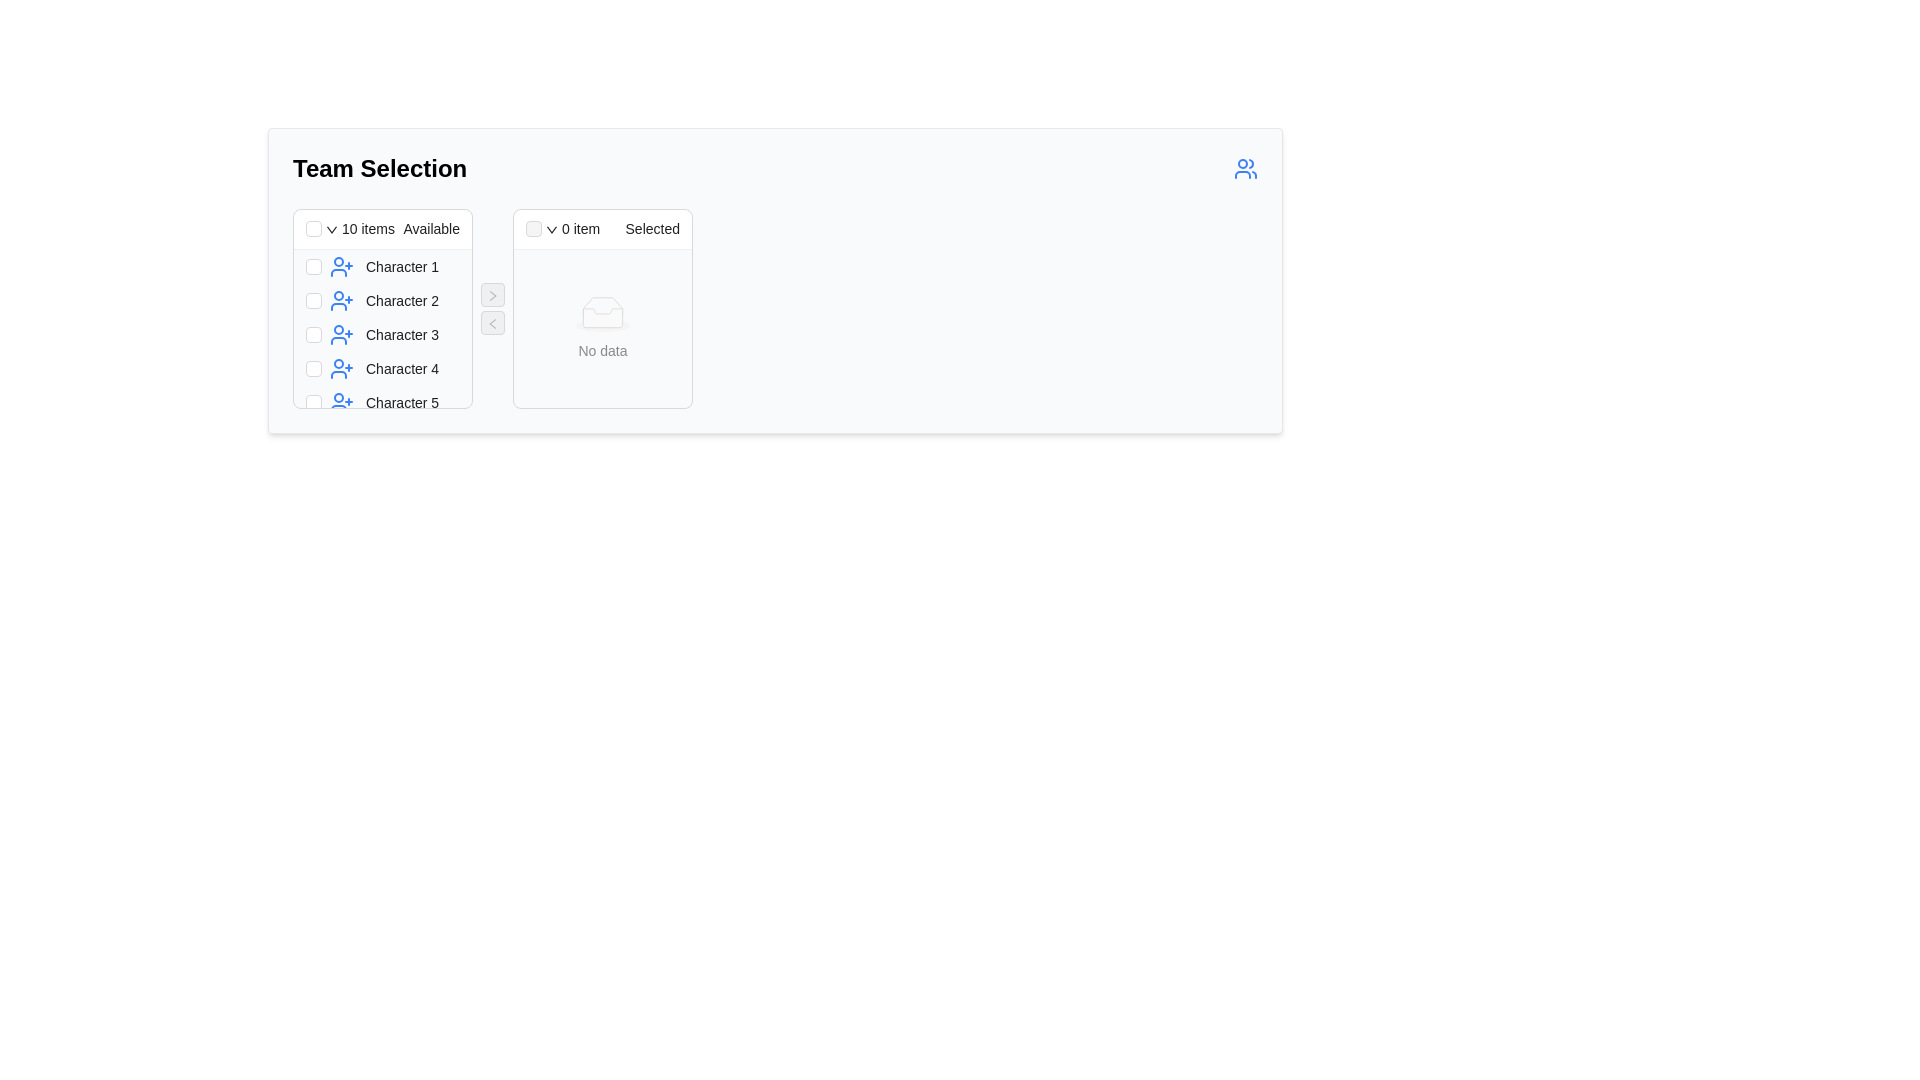  What do you see at coordinates (383, 327) in the screenshot?
I see `names listed in the selection list component located in the 'Team Selection' panel, specifically in the 'Available' subsection, where each row contains a checkbox and description` at bounding box center [383, 327].